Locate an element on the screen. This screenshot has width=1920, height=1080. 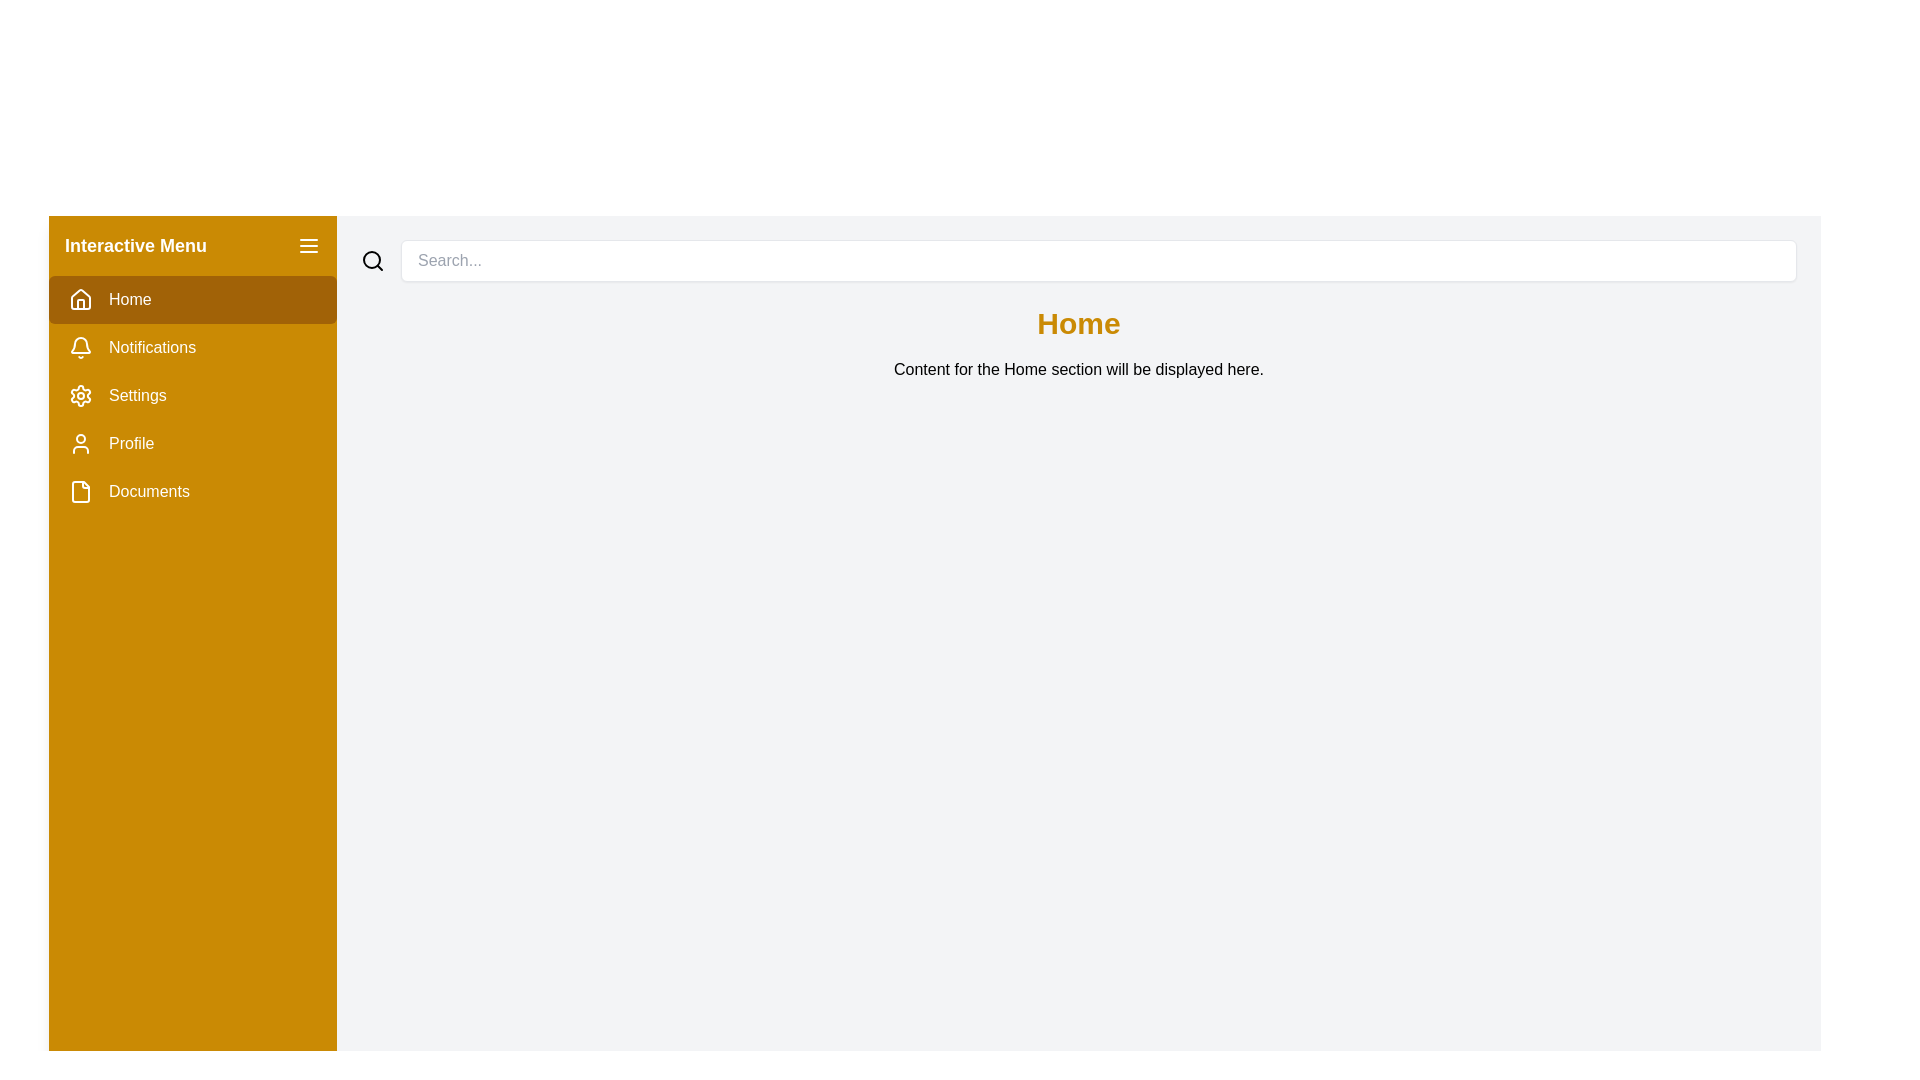
the small menu icon composed of three horizontal lines styled in white on a golden background, located at the top-right corner of the left navigation bar, near the label 'Interactive Menu' is located at coordinates (307, 245).